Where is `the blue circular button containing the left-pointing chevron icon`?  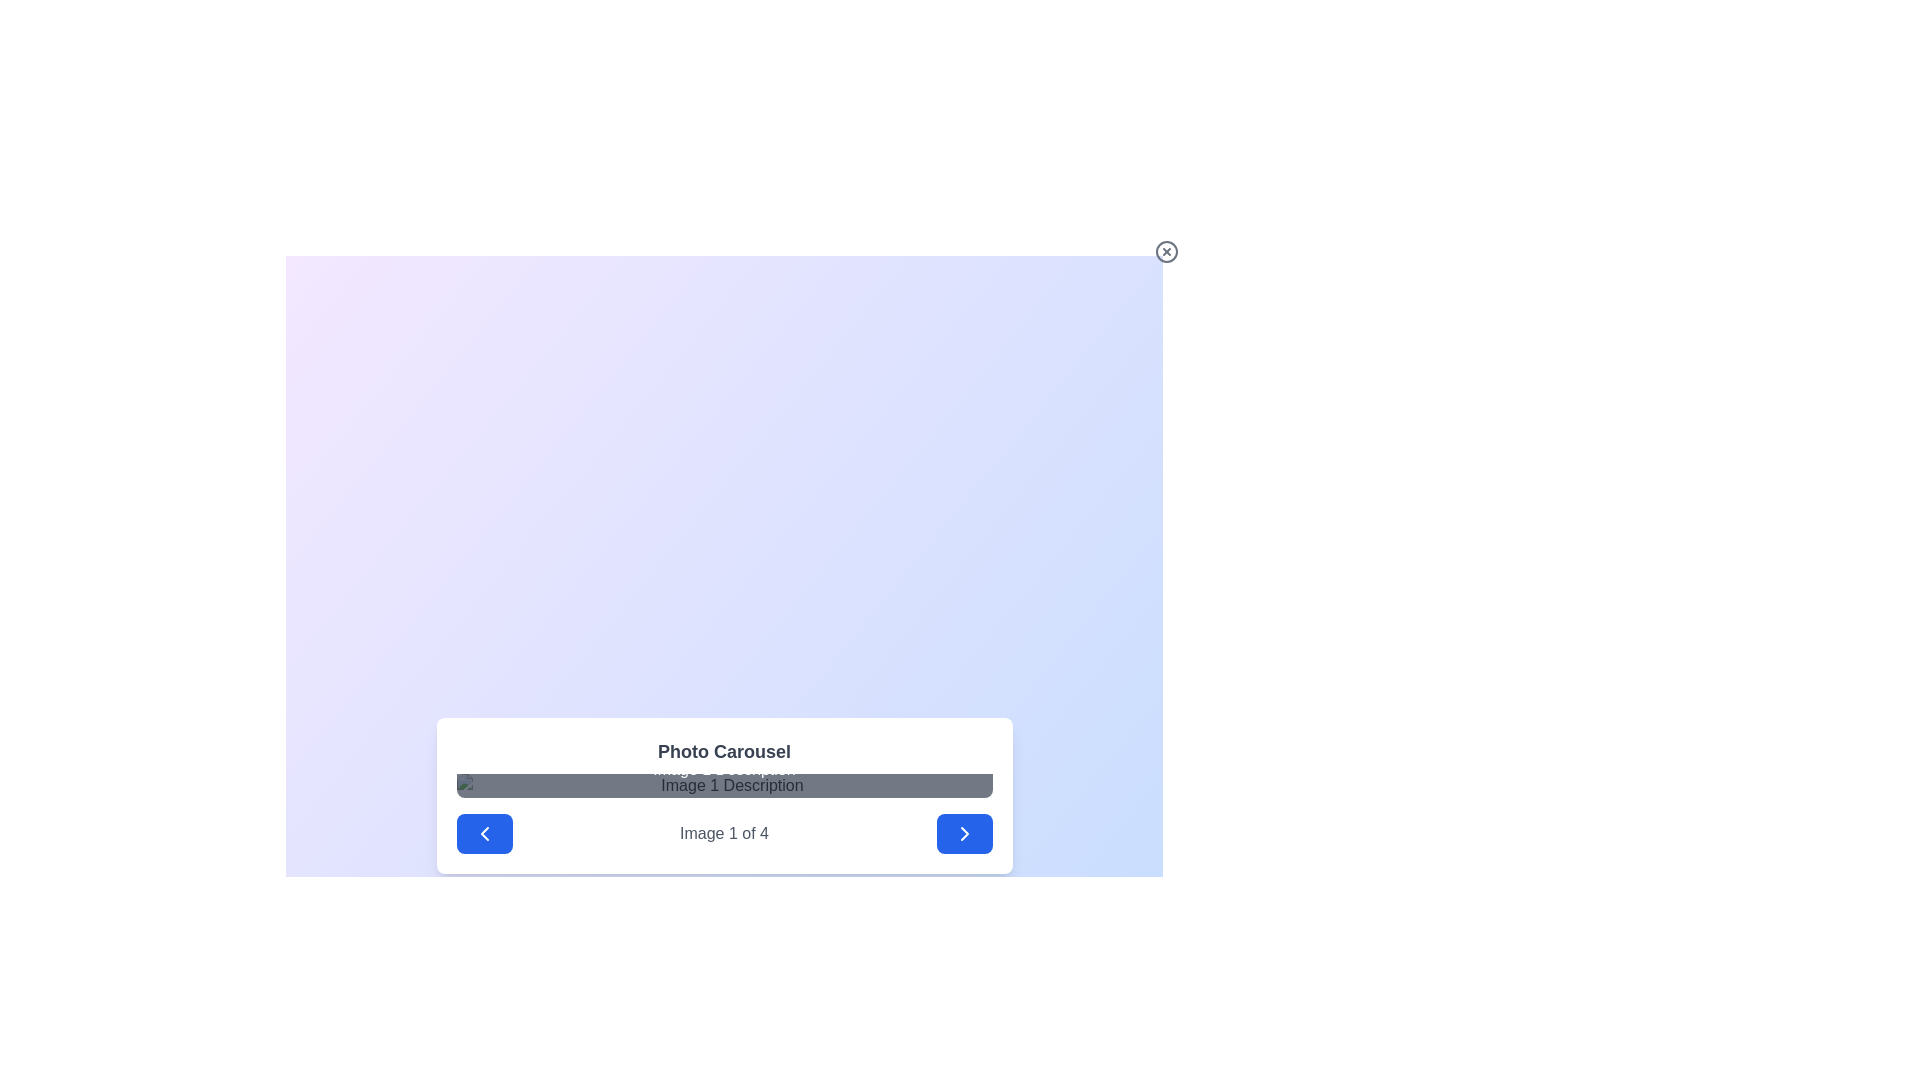
the blue circular button containing the left-pointing chevron icon is located at coordinates (484, 833).